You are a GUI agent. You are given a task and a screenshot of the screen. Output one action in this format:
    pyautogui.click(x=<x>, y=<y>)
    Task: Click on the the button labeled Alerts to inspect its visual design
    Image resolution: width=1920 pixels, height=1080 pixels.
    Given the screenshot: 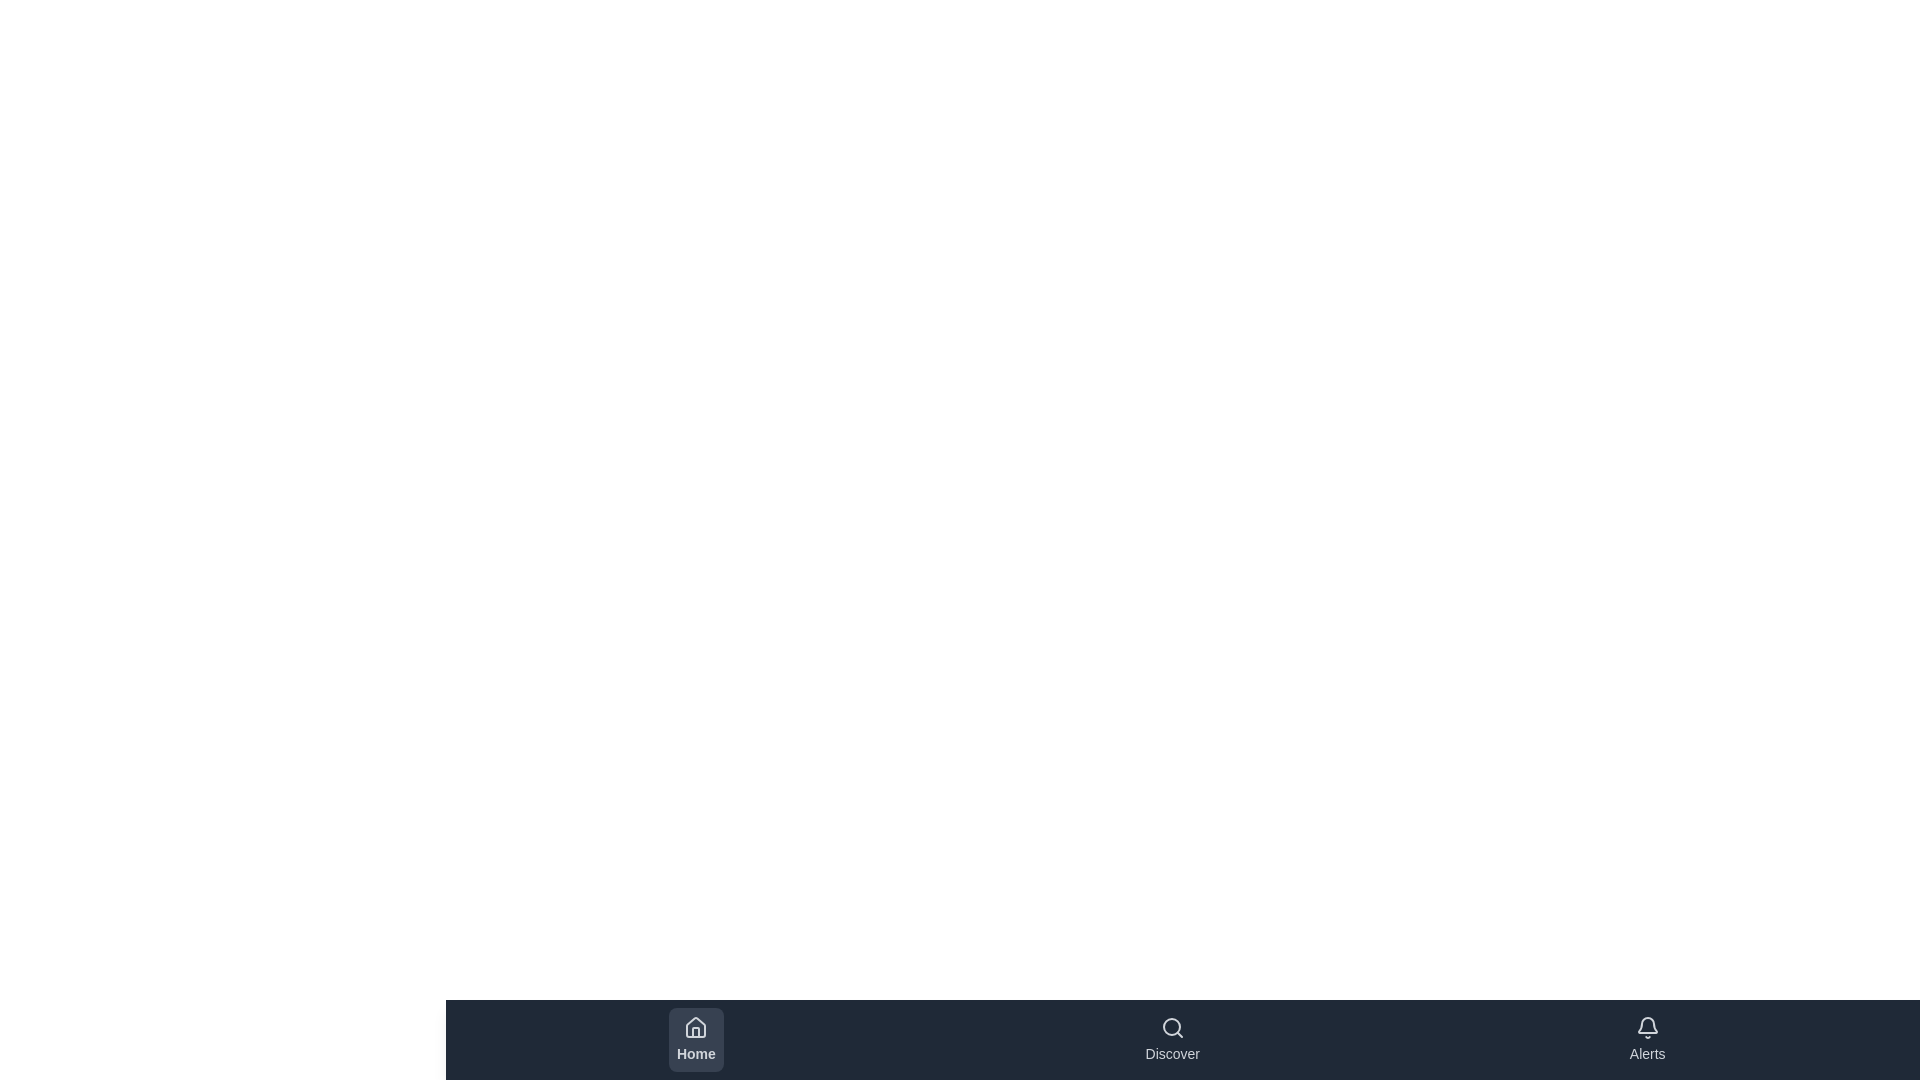 What is the action you would take?
    pyautogui.click(x=1646, y=1039)
    